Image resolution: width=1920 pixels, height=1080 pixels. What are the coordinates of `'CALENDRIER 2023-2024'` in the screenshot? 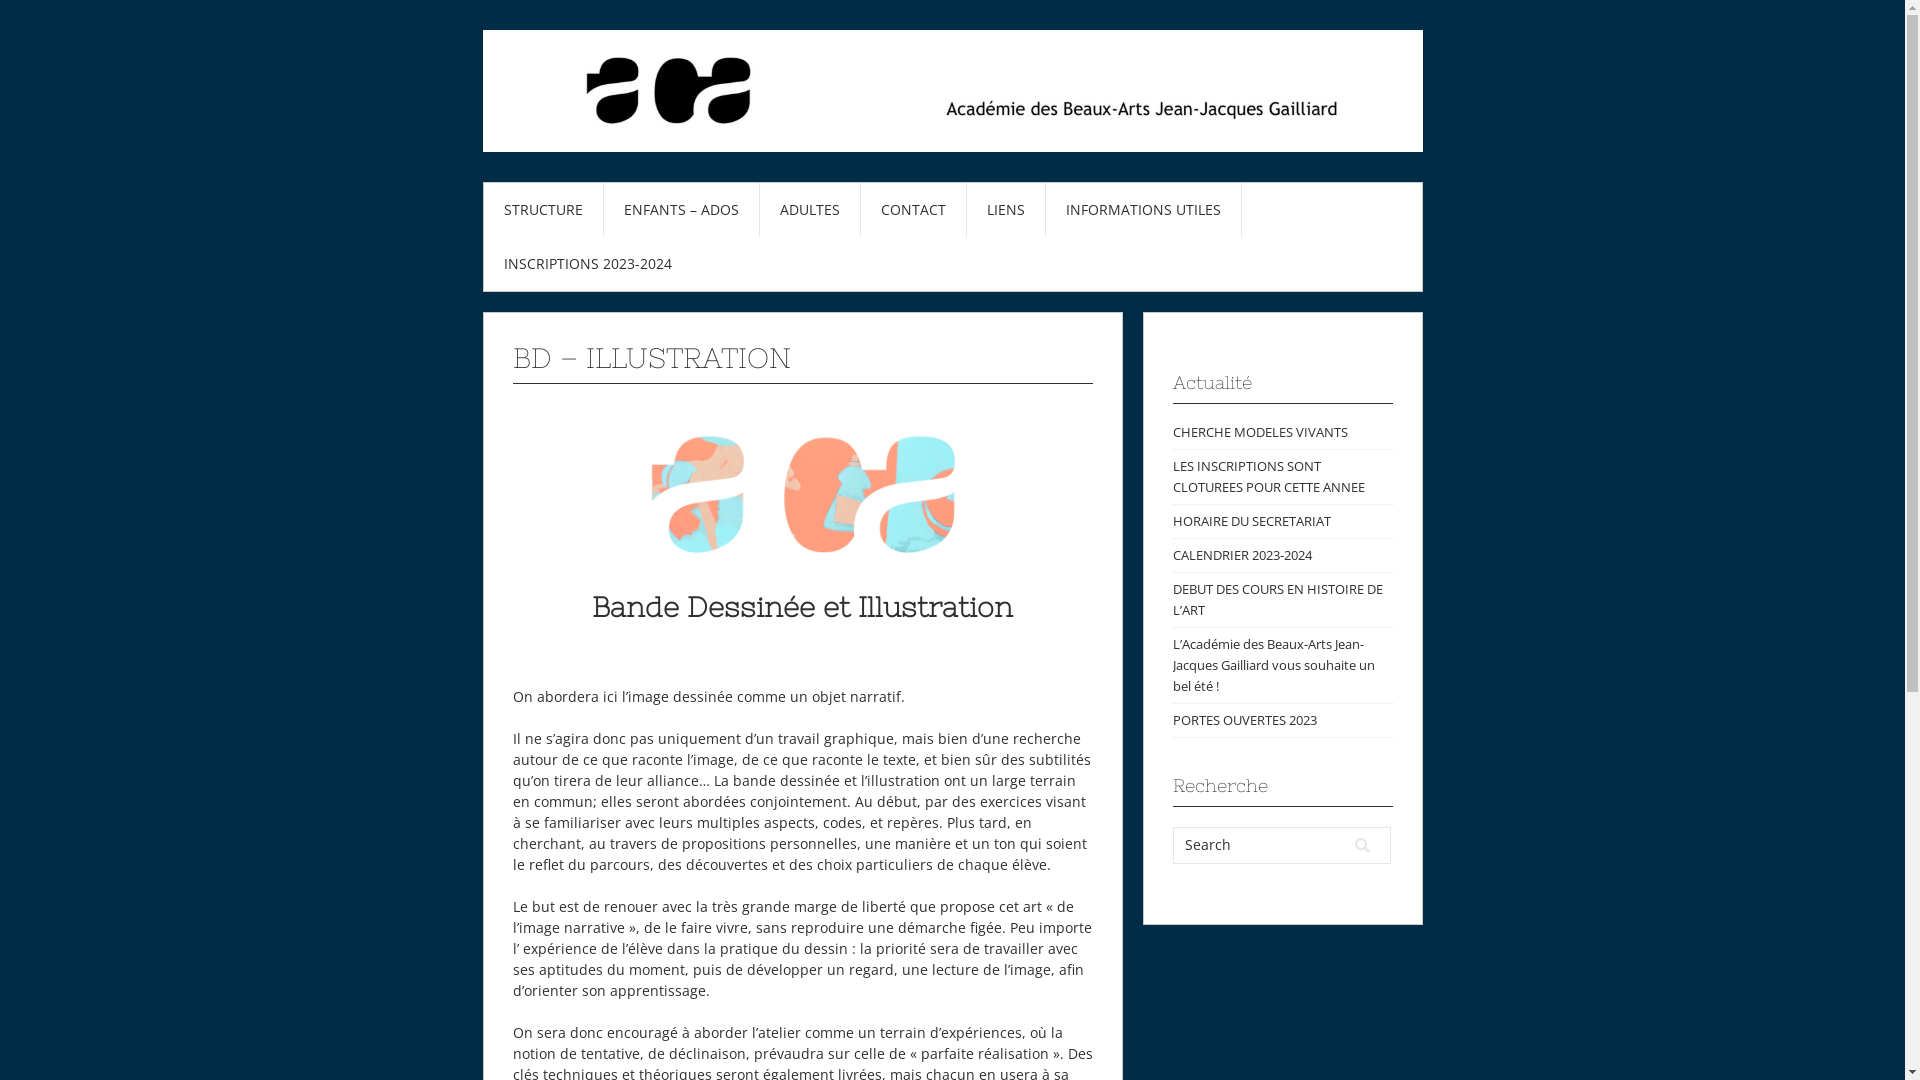 It's located at (1171, 555).